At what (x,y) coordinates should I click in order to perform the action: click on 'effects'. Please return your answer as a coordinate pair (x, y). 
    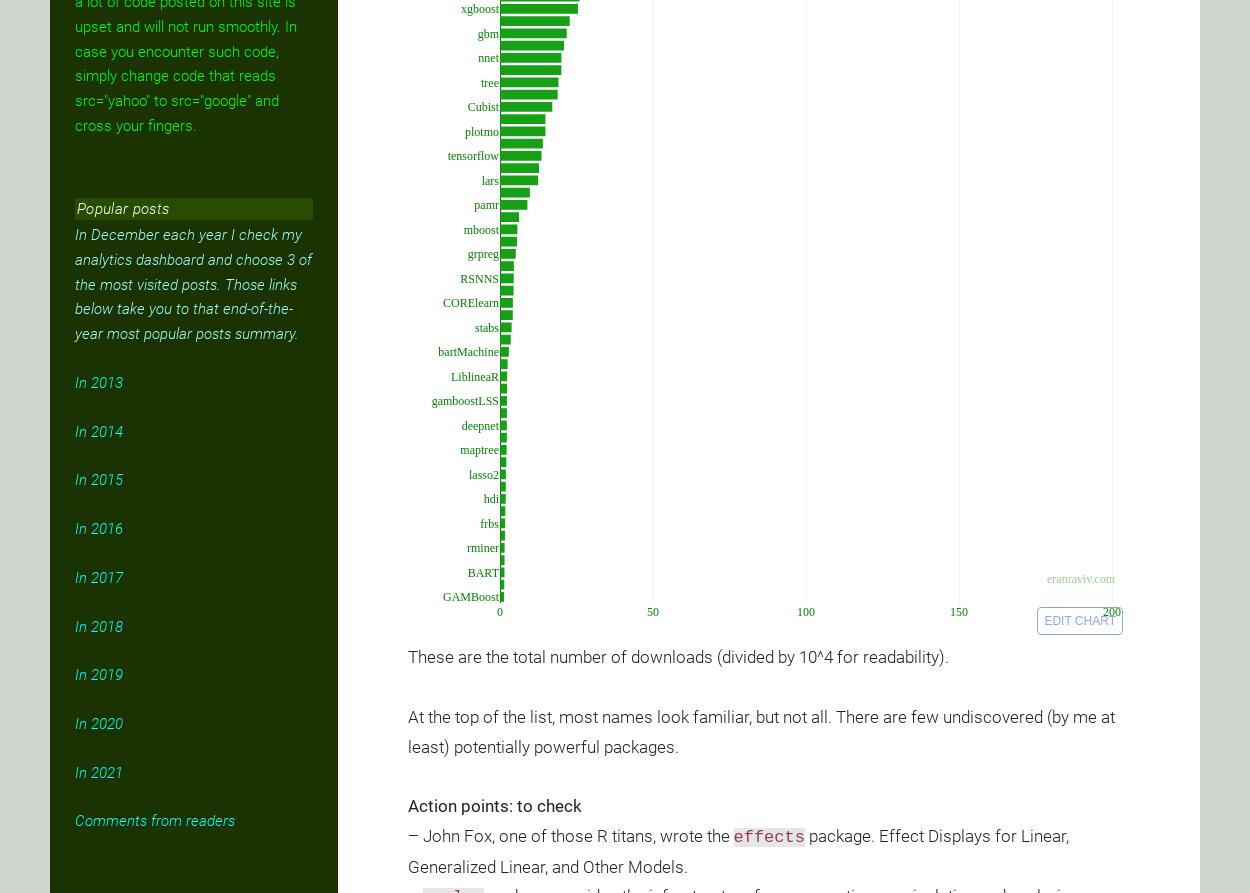
    Looking at the image, I should click on (768, 835).